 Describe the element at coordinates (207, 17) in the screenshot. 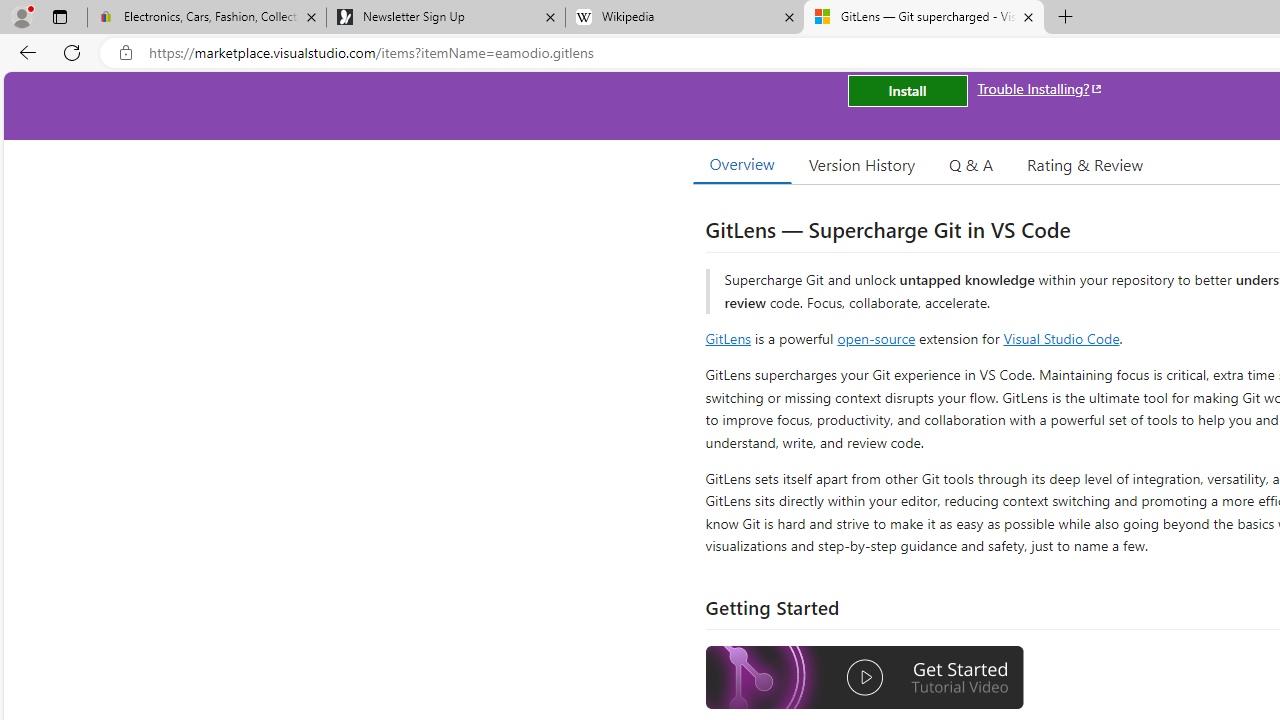

I see `'Electronics, Cars, Fashion, Collectibles & More | eBay'` at that location.